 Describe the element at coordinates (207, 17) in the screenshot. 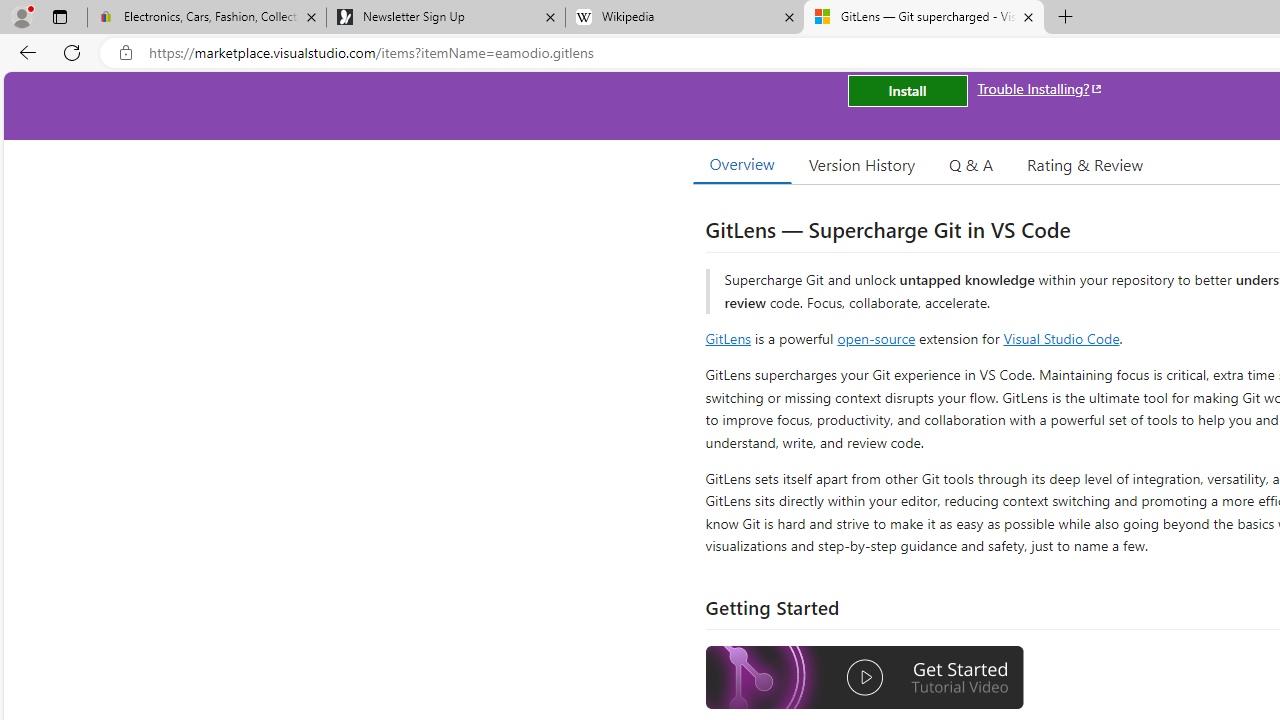

I see `'Electronics, Cars, Fashion, Collectibles & More | eBay'` at that location.